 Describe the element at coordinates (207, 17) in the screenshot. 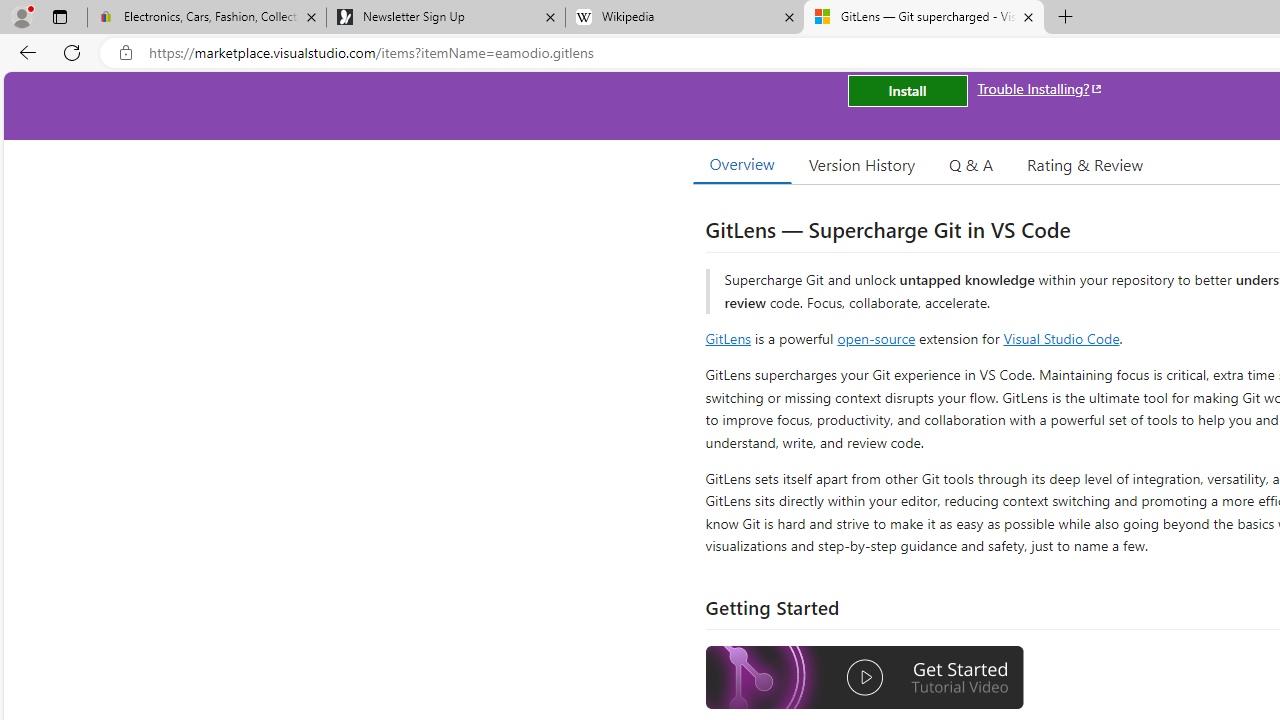

I see `'Electronics, Cars, Fashion, Collectibles & More | eBay'` at that location.